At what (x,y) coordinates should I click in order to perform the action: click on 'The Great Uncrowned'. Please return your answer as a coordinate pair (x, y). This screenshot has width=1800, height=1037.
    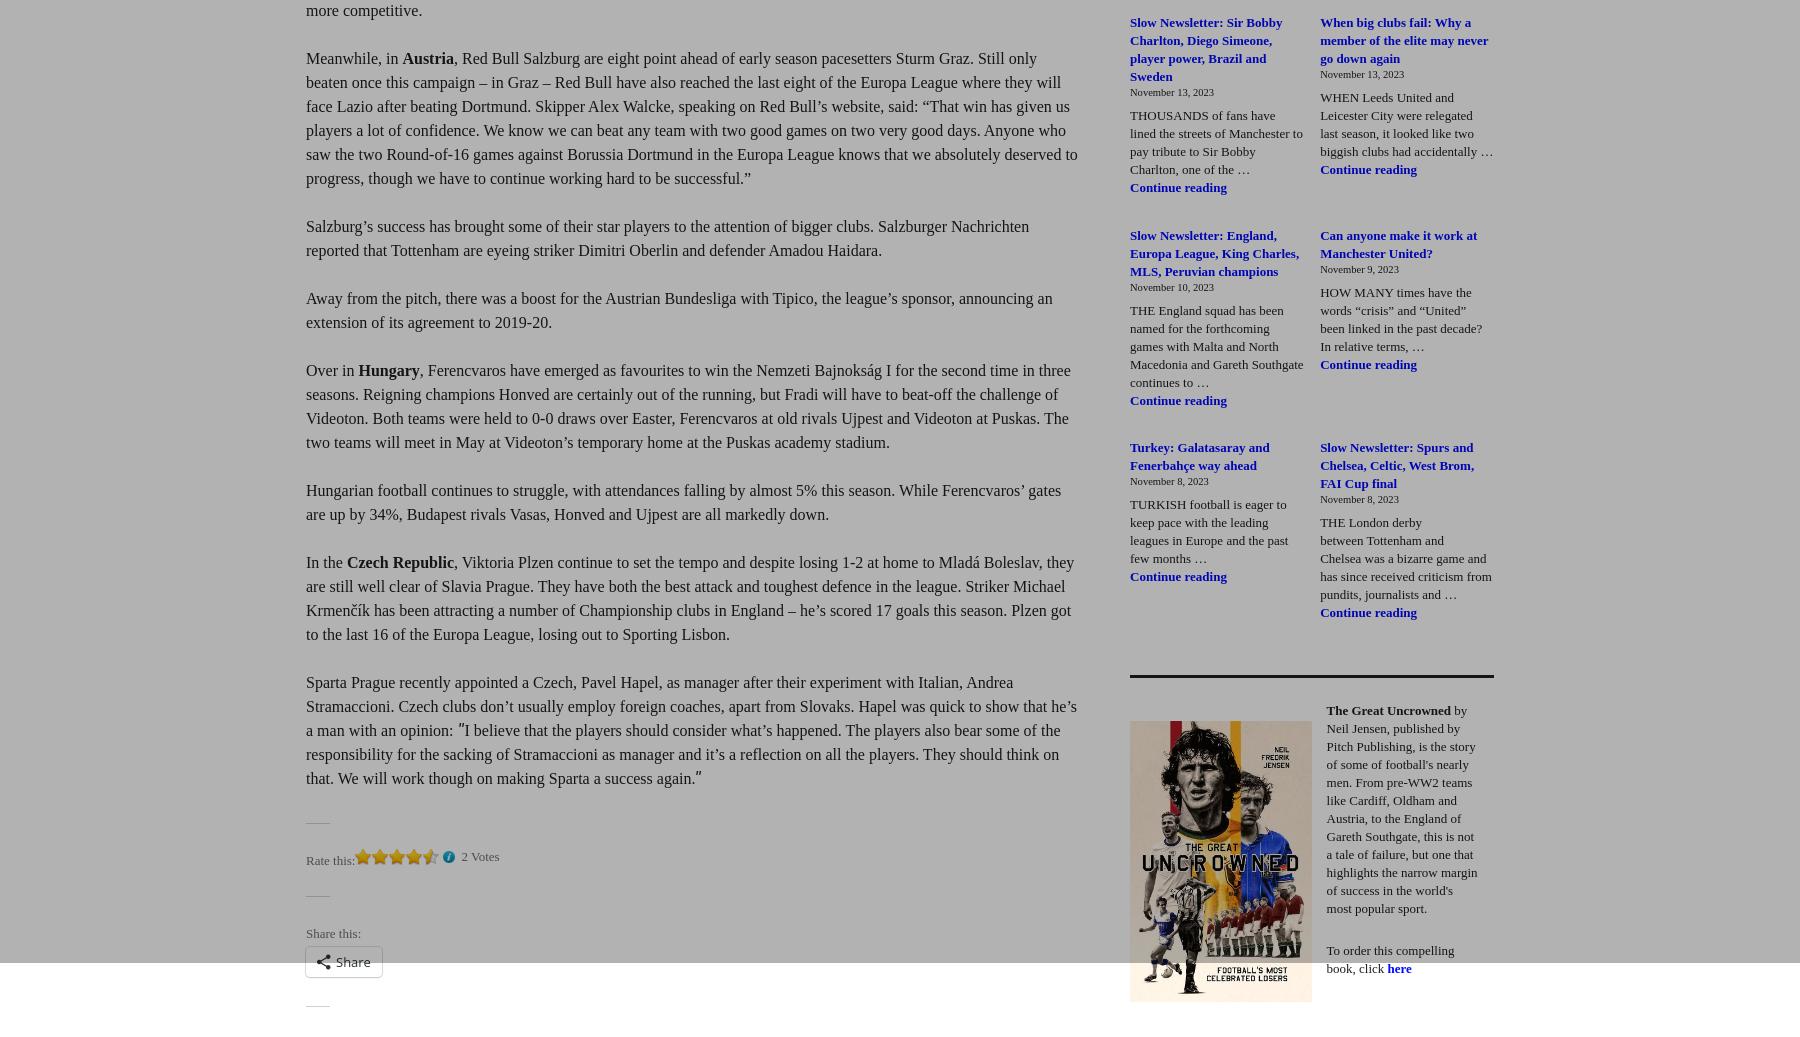
    Looking at the image, I should click on (1387, 710).